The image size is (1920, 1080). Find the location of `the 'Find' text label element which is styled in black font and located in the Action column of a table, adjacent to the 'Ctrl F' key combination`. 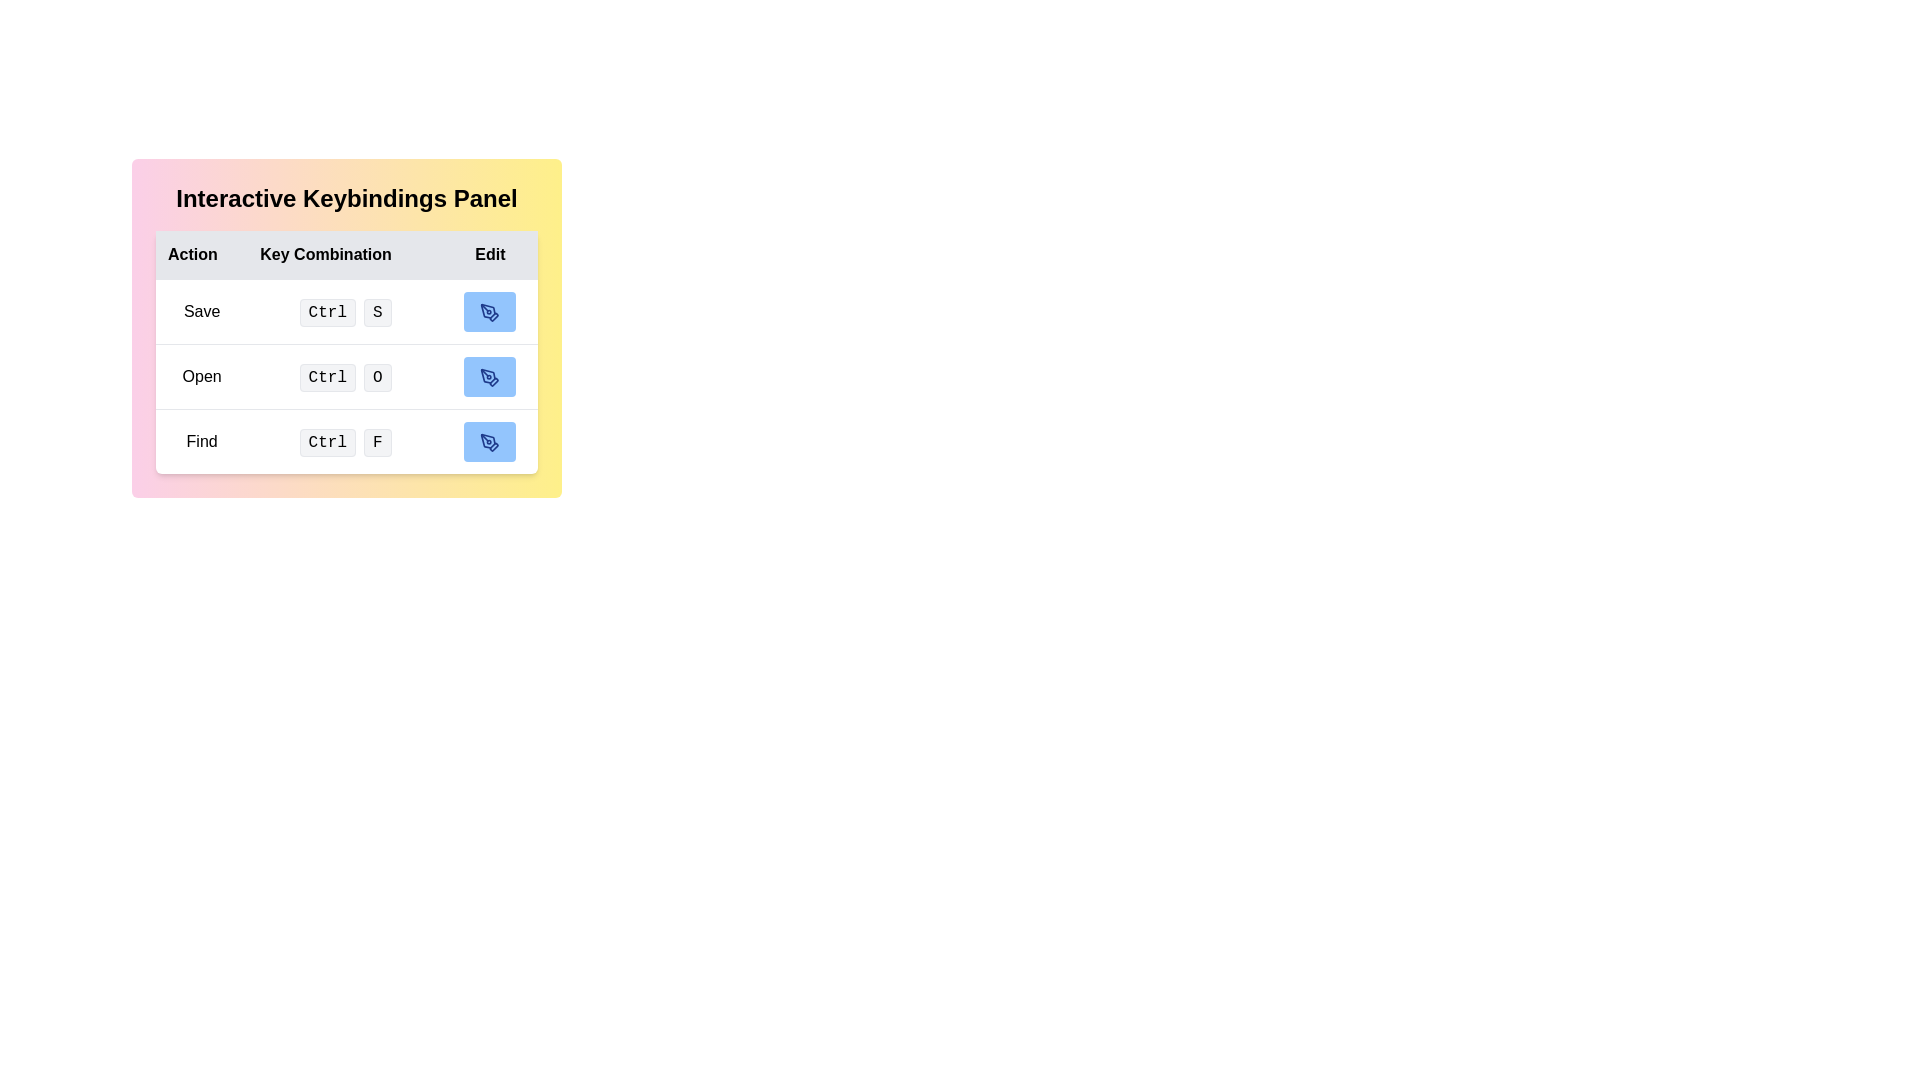

the 'Find' text label element which is styled in black font and located in the Action column of a table, adjacent to the 'Ctrl F' key combination is located at coordinates (202, 440).